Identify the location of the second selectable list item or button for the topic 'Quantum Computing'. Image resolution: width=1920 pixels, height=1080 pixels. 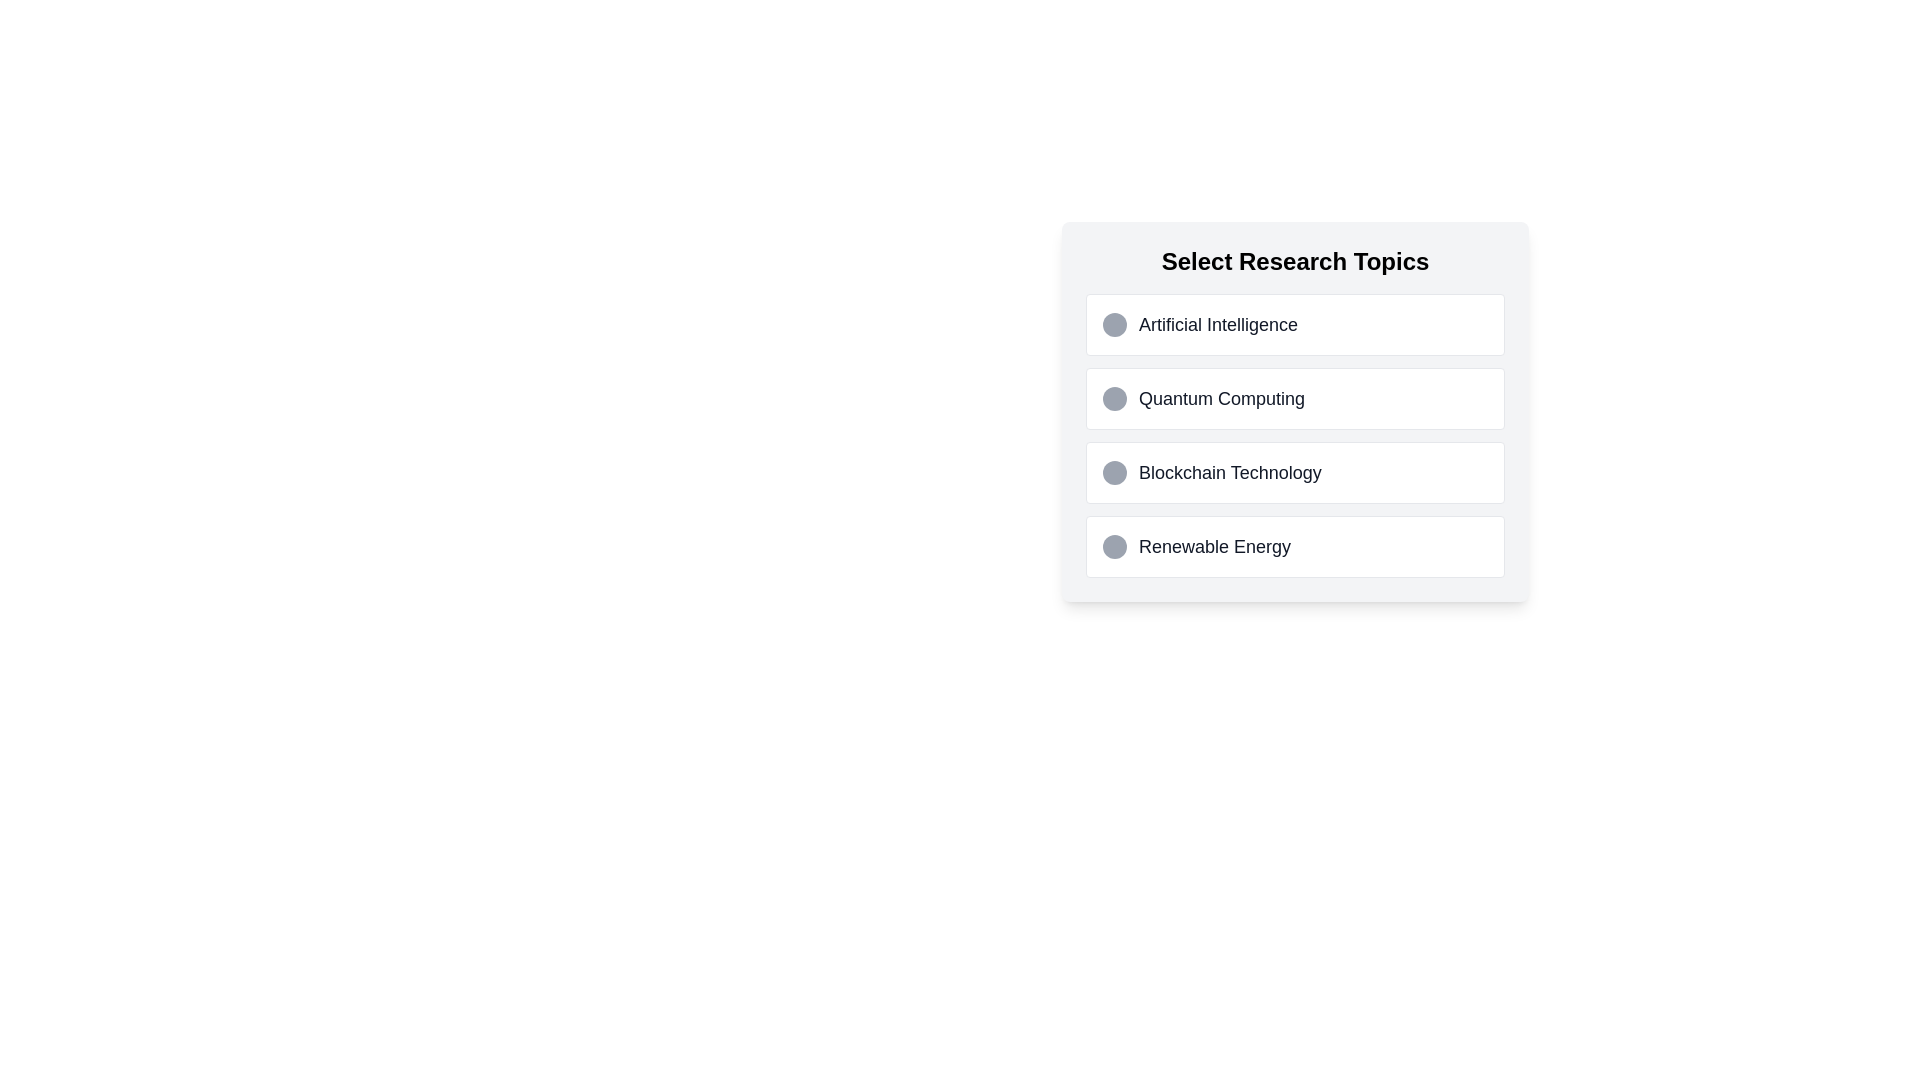
(1295, 411).